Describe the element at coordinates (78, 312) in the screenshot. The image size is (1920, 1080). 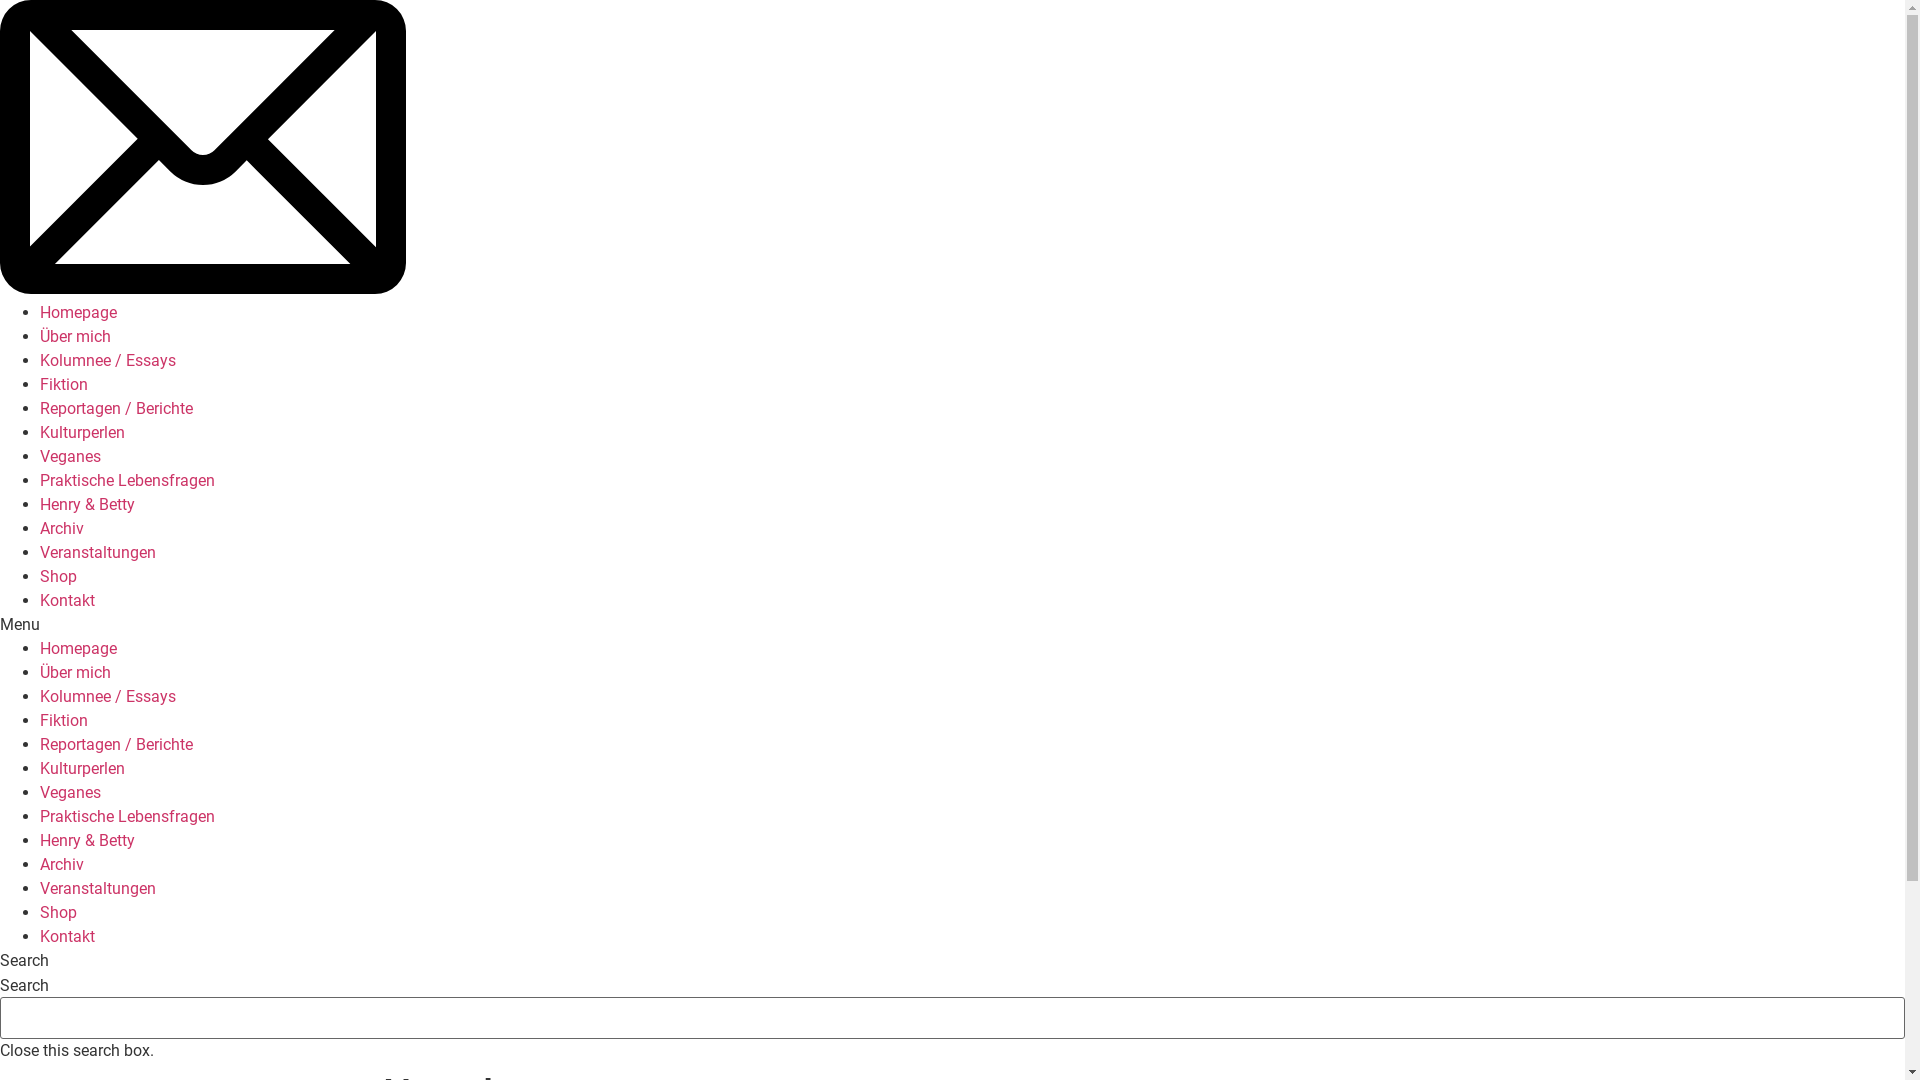
I see `'Homepage'` at that location.